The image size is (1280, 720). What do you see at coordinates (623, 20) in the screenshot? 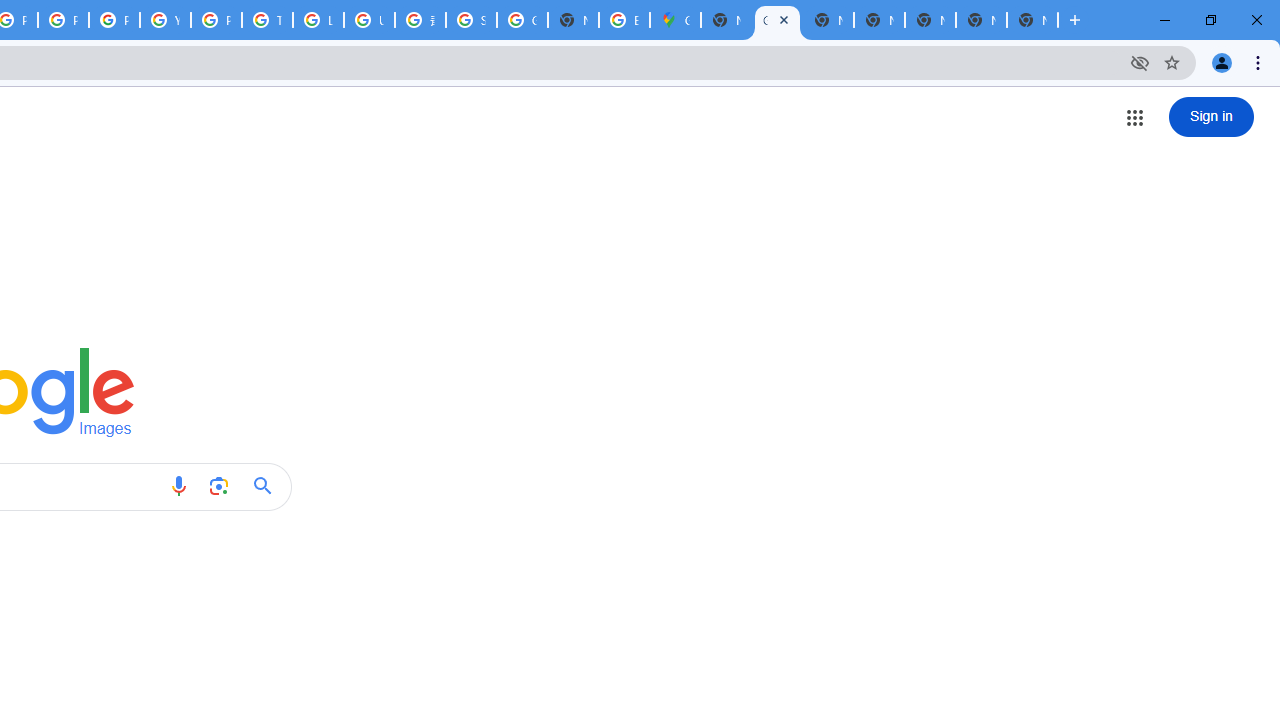
I see `'Explore new street-level details - Google Maps Help'` at bounding box center [623, 20].